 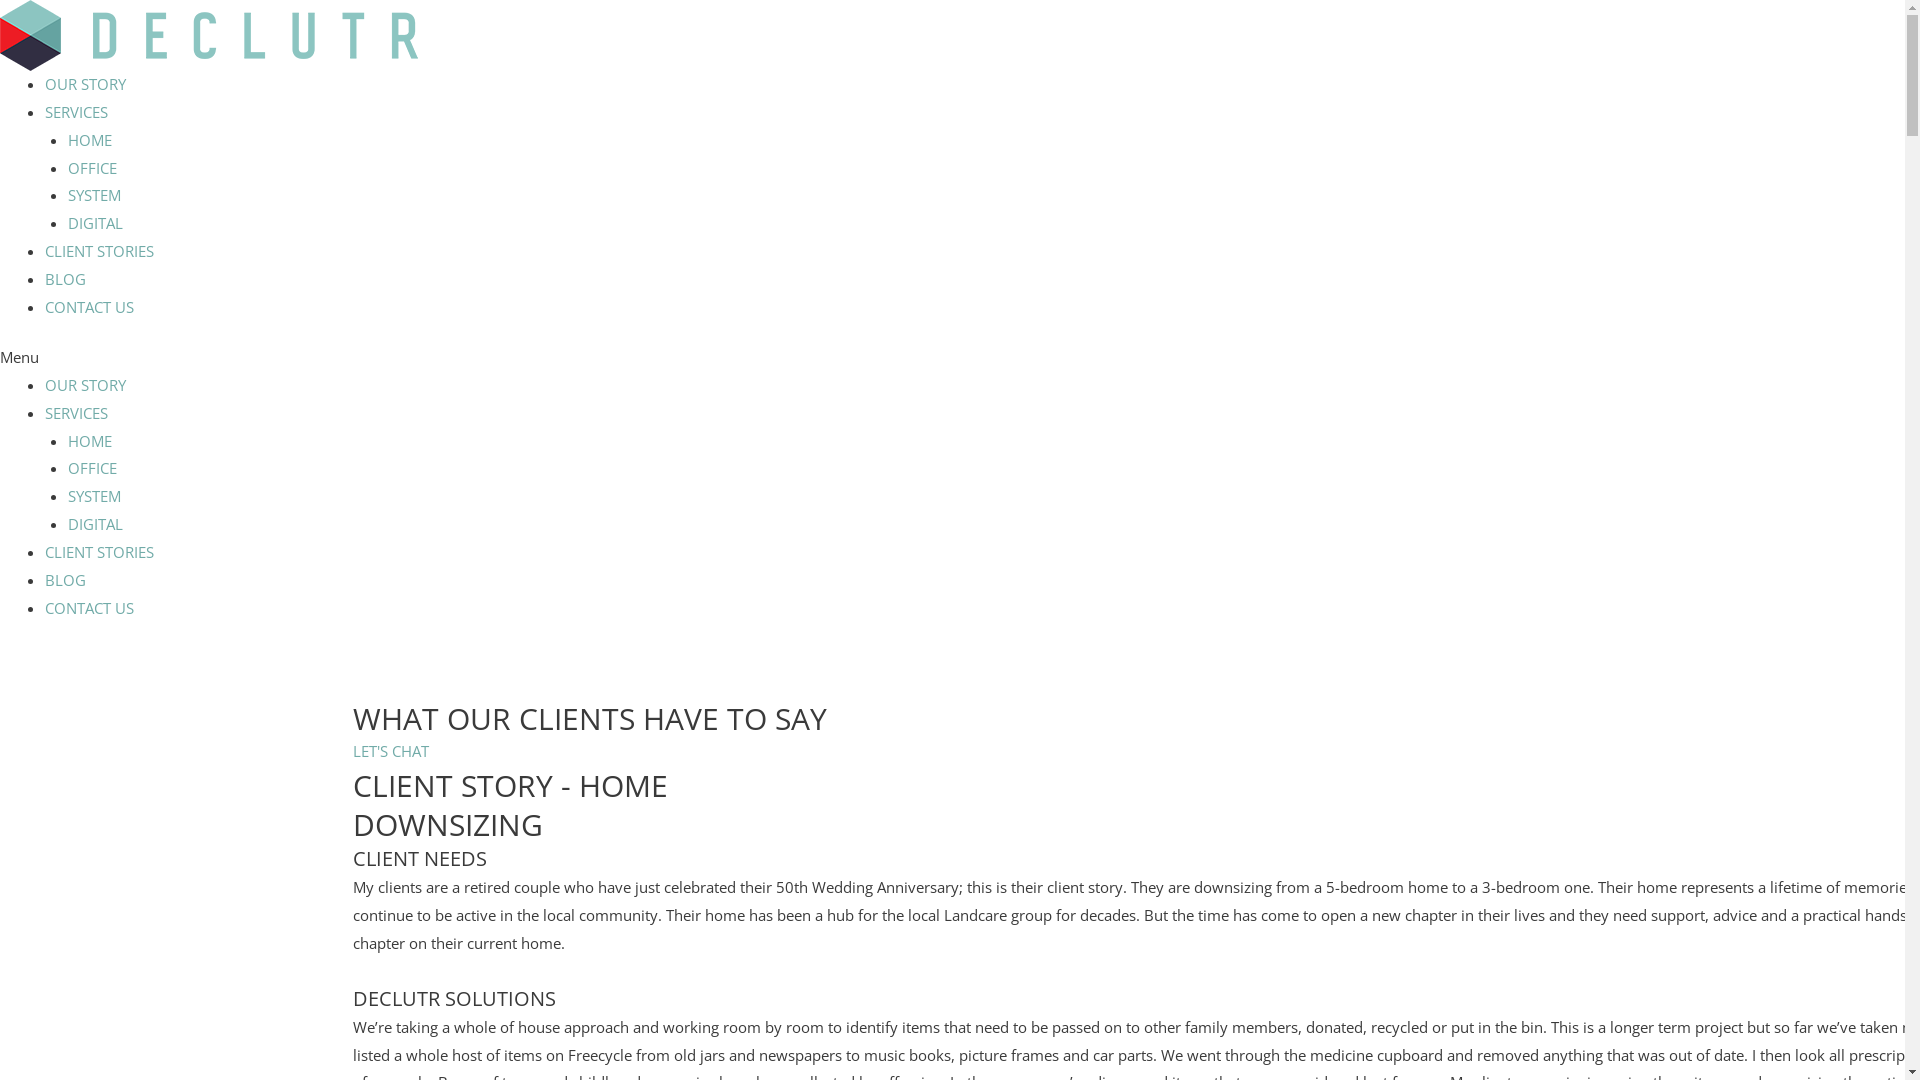 I want to click on 'CONTACT US', so click(x=88, y=607).